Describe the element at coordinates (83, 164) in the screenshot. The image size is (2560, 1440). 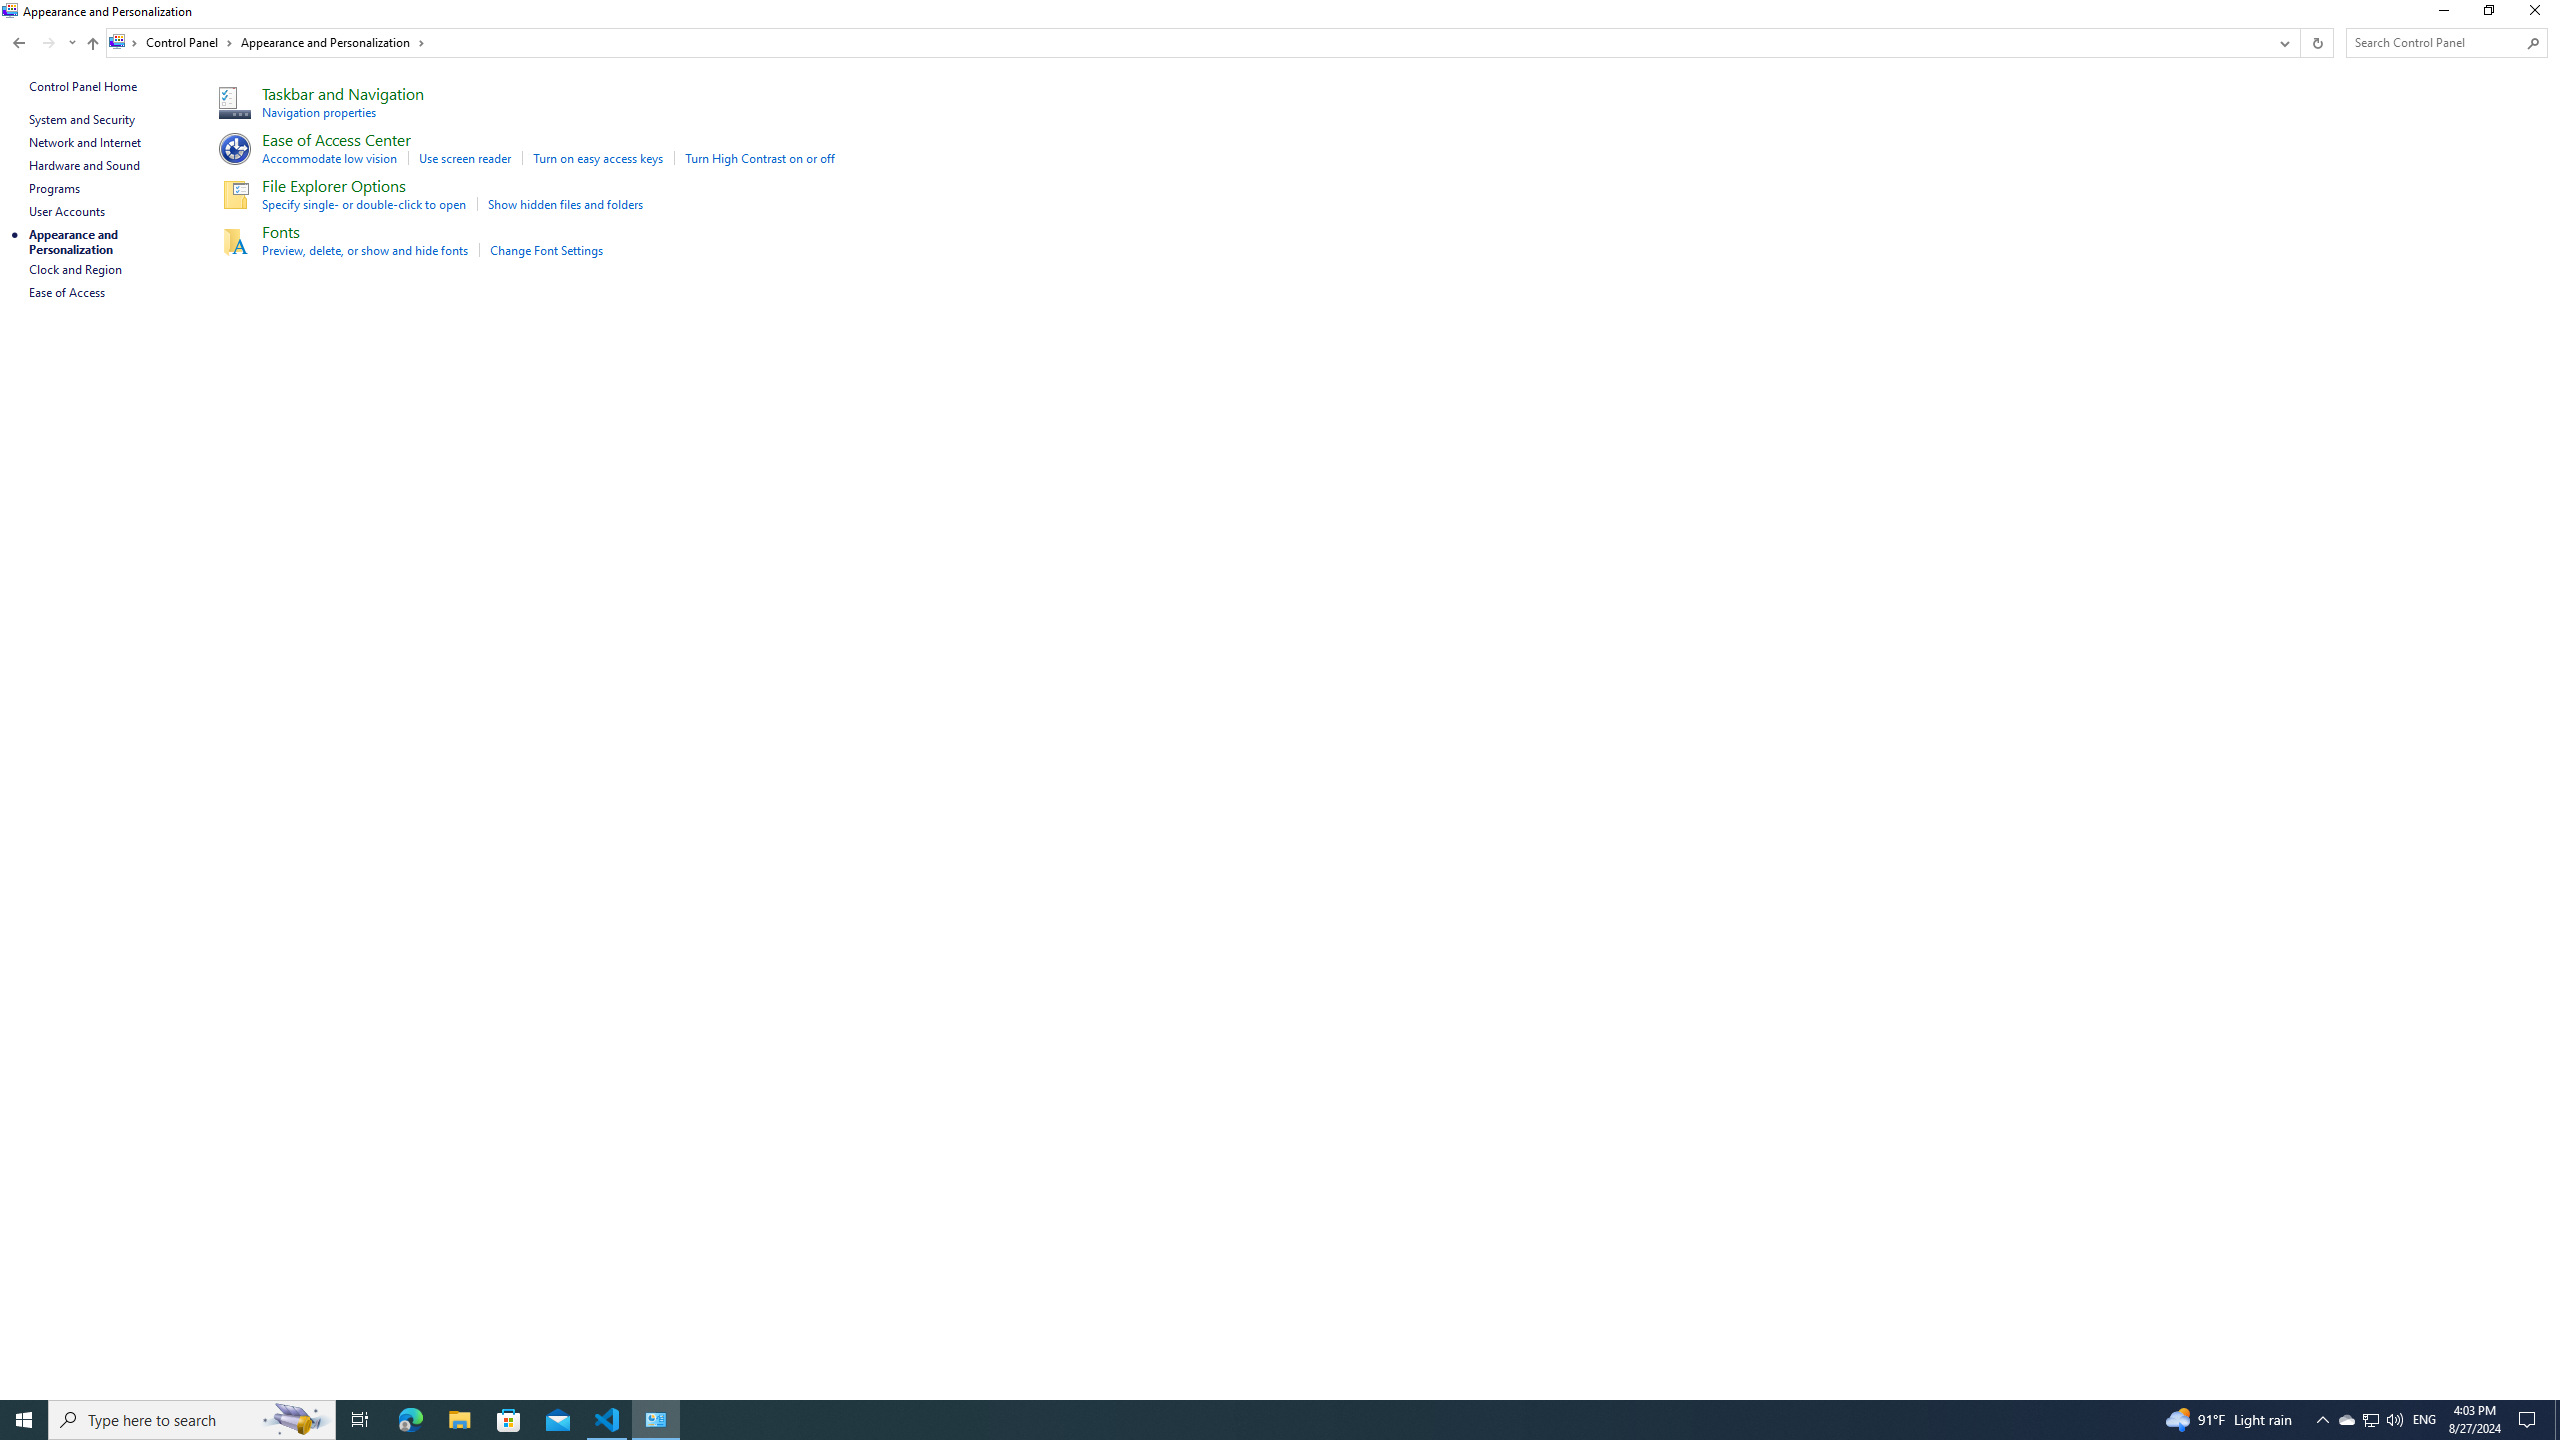
I see `'Hardware and Sound'` at that location.